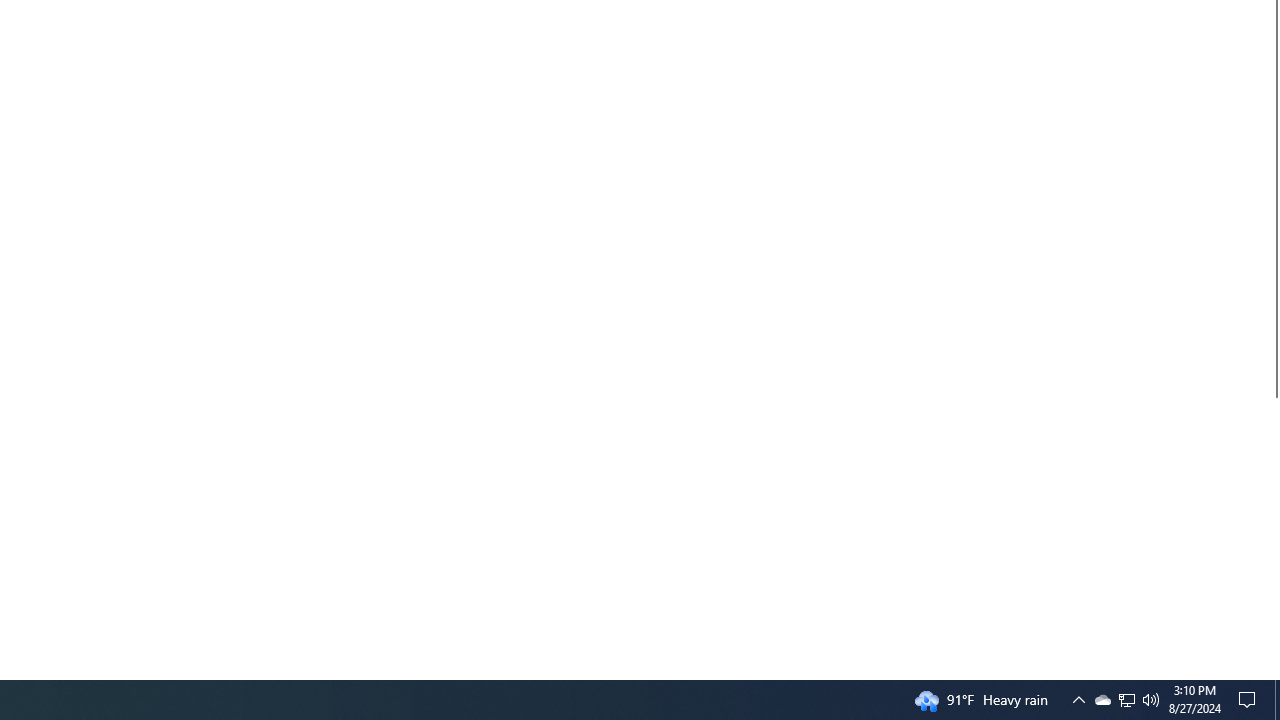 This screenshot has width=1280, height=720. What do you see at coordinates (1271, 671) in the screenshot?
I see `'Vertical Small Increase'` at bounding box center [1271, 671].